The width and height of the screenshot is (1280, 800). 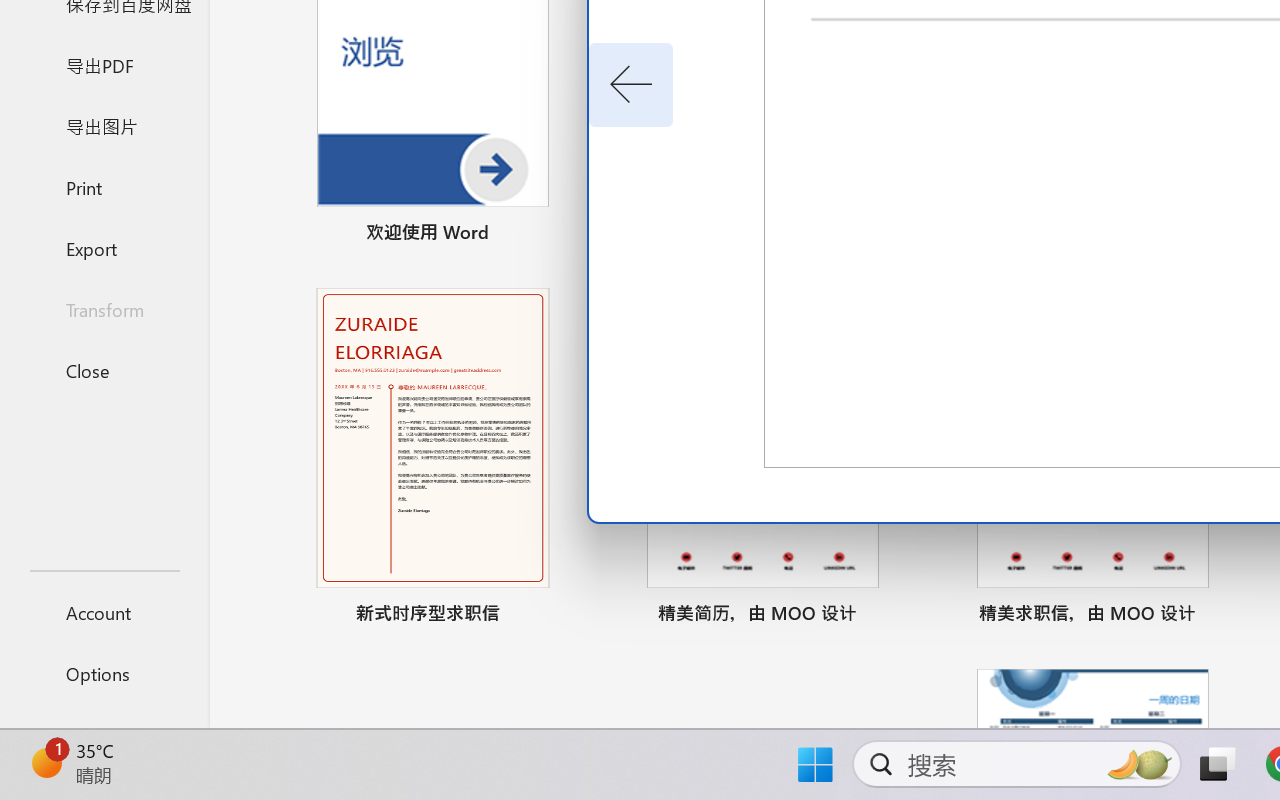 I want to click on 'Export', so click(x=103, y=247).